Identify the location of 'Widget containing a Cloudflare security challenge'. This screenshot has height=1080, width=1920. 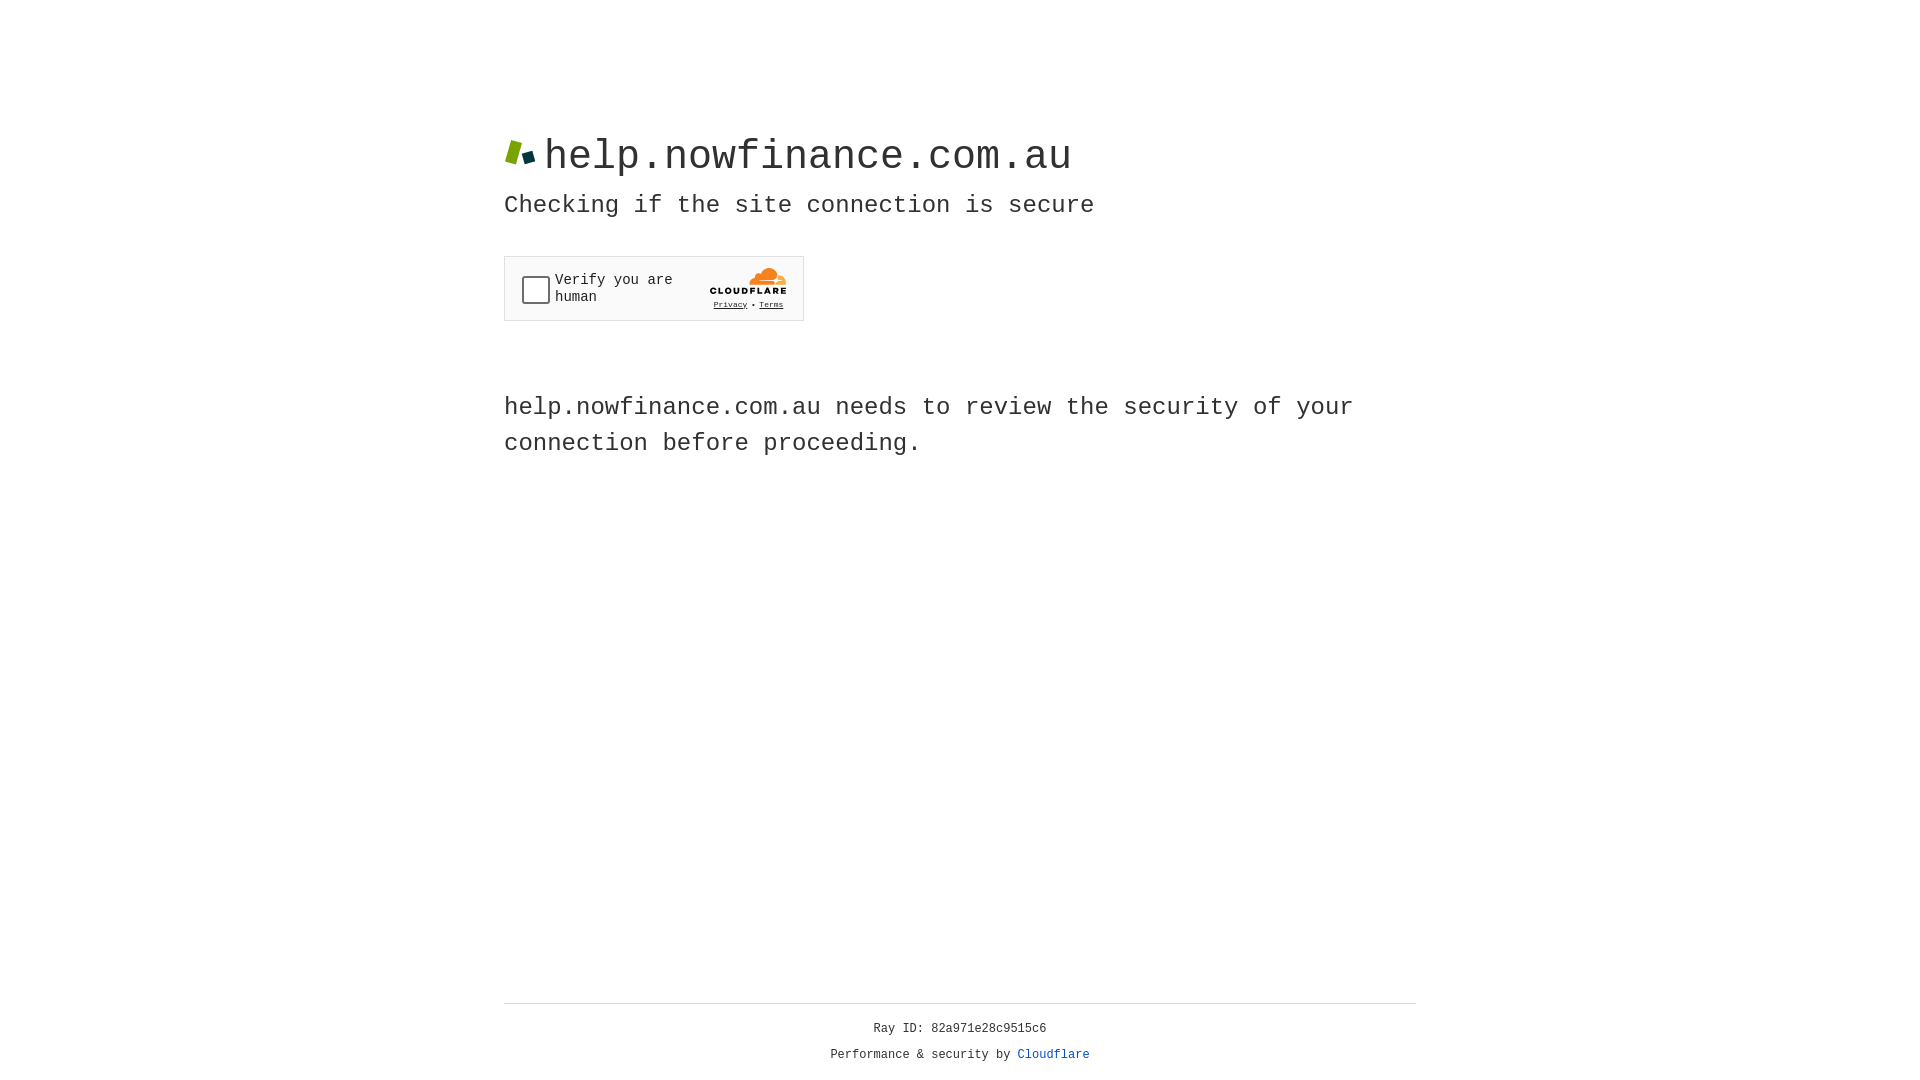
(653, 288).